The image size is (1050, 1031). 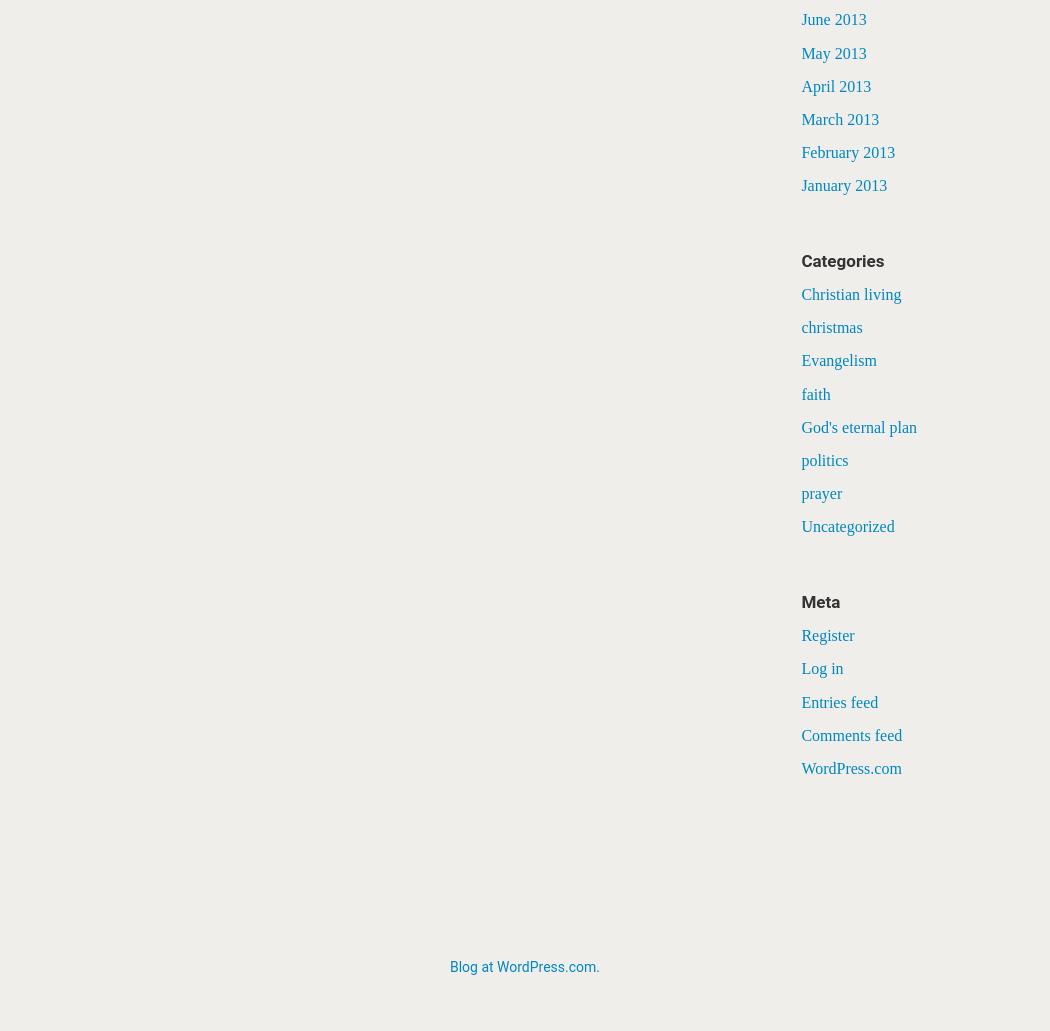 What do you see at coordinates (827, 635) in the screenshot?
I see `'Register'` at bounding box center [827, 635].